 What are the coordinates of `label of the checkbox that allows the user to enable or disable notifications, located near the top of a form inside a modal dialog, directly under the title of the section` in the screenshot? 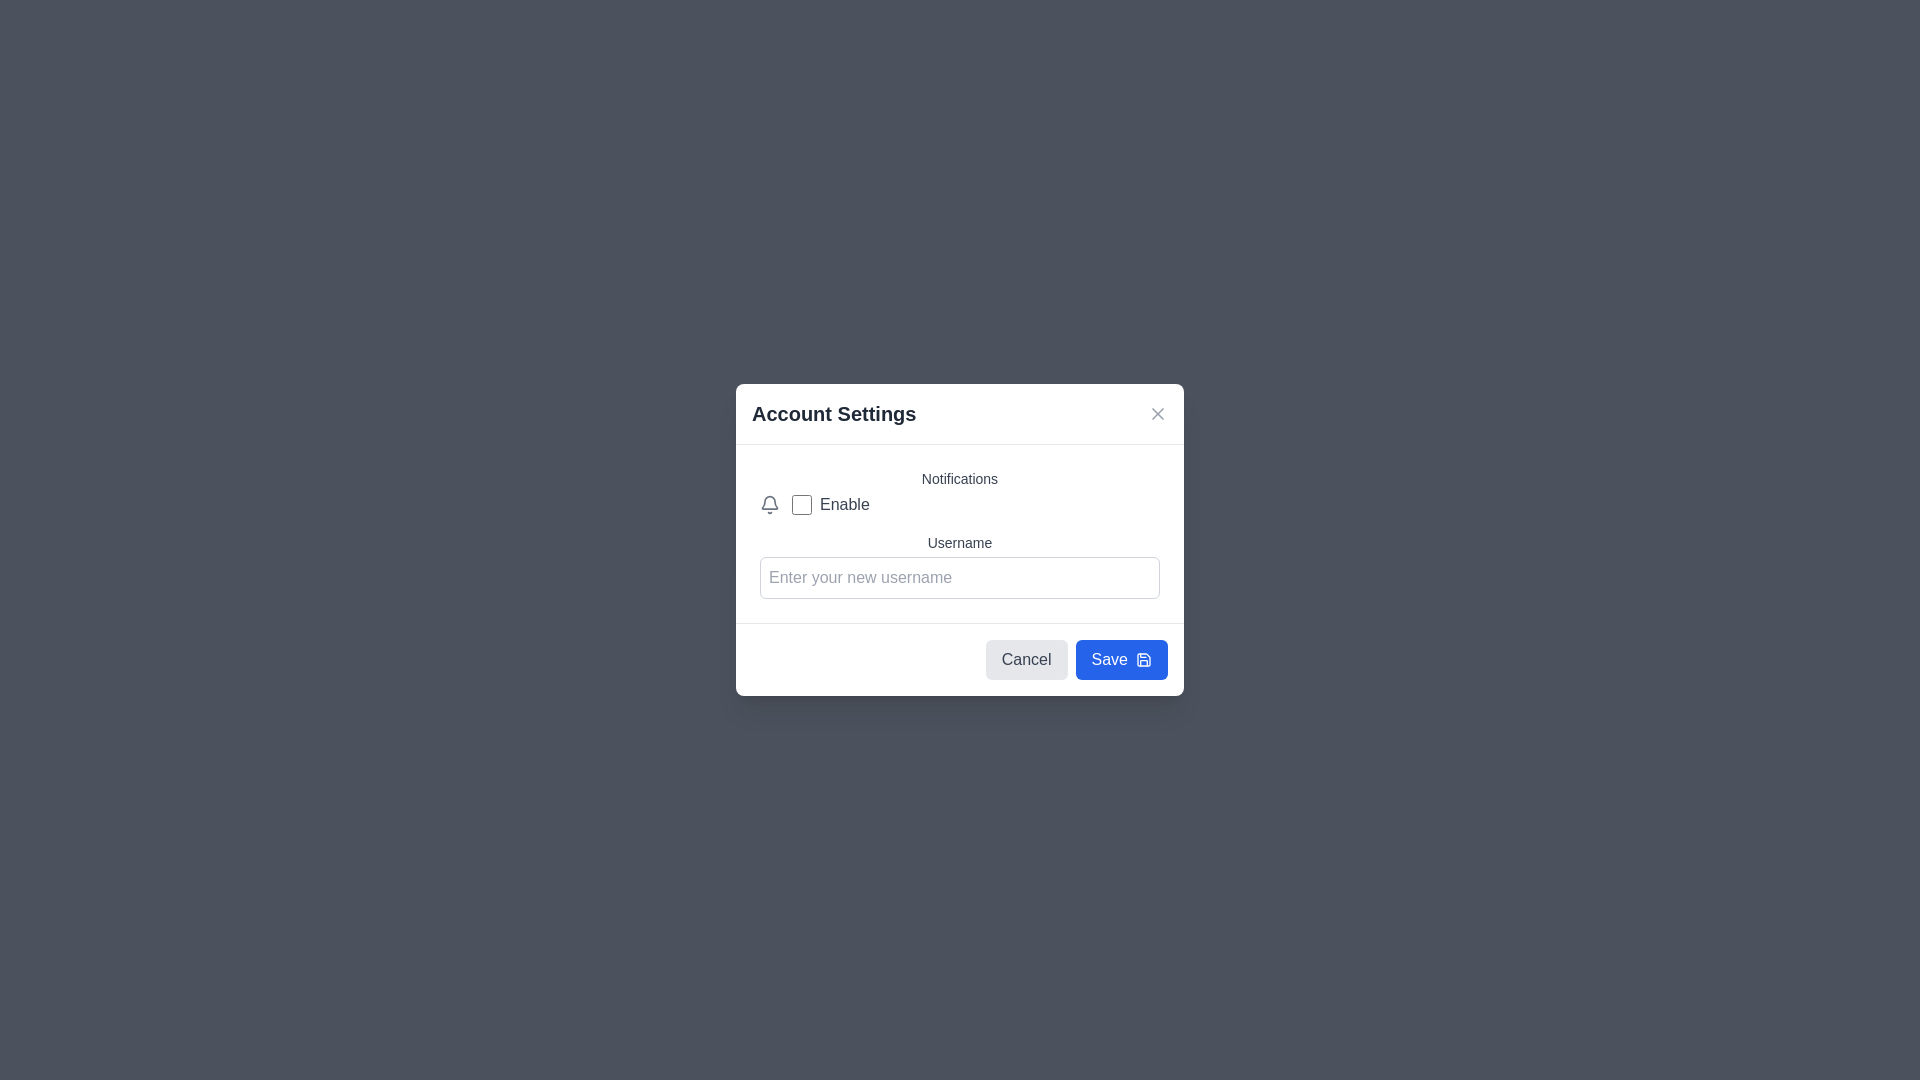 It's located at (960, 493).